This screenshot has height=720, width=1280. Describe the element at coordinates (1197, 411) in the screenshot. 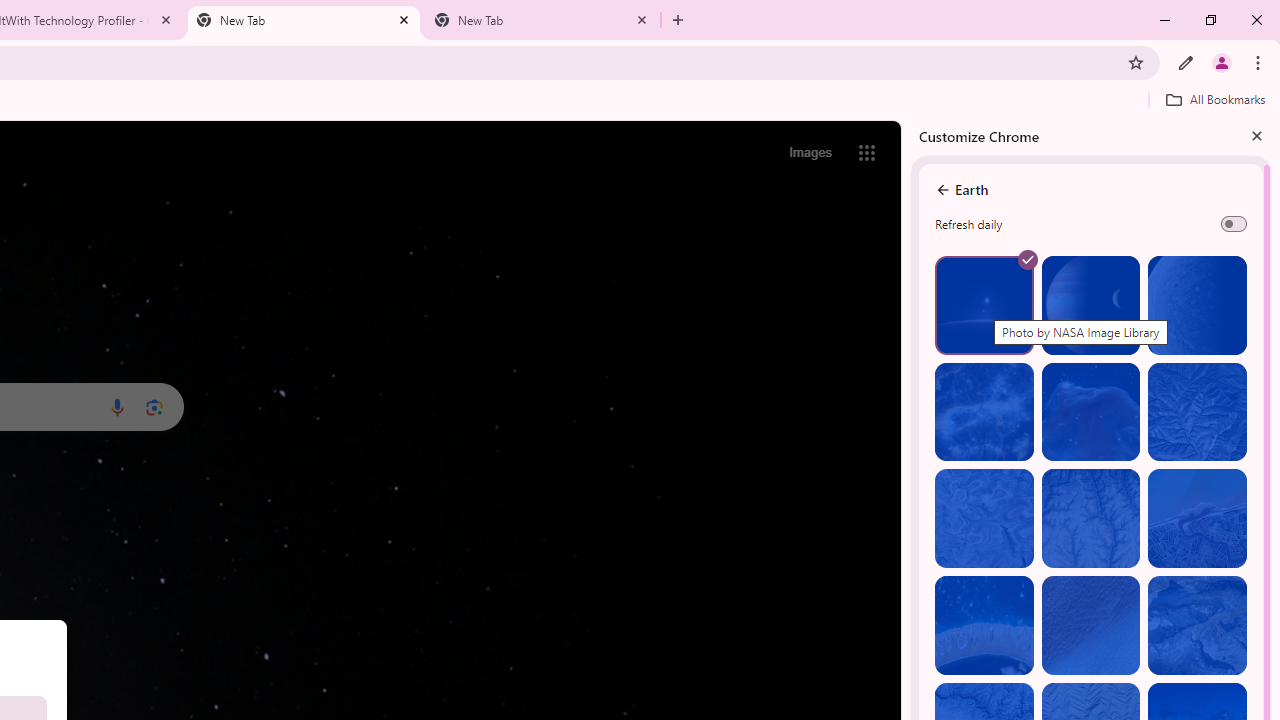

I see `'Kelan, Shanxi, China'` at that location.